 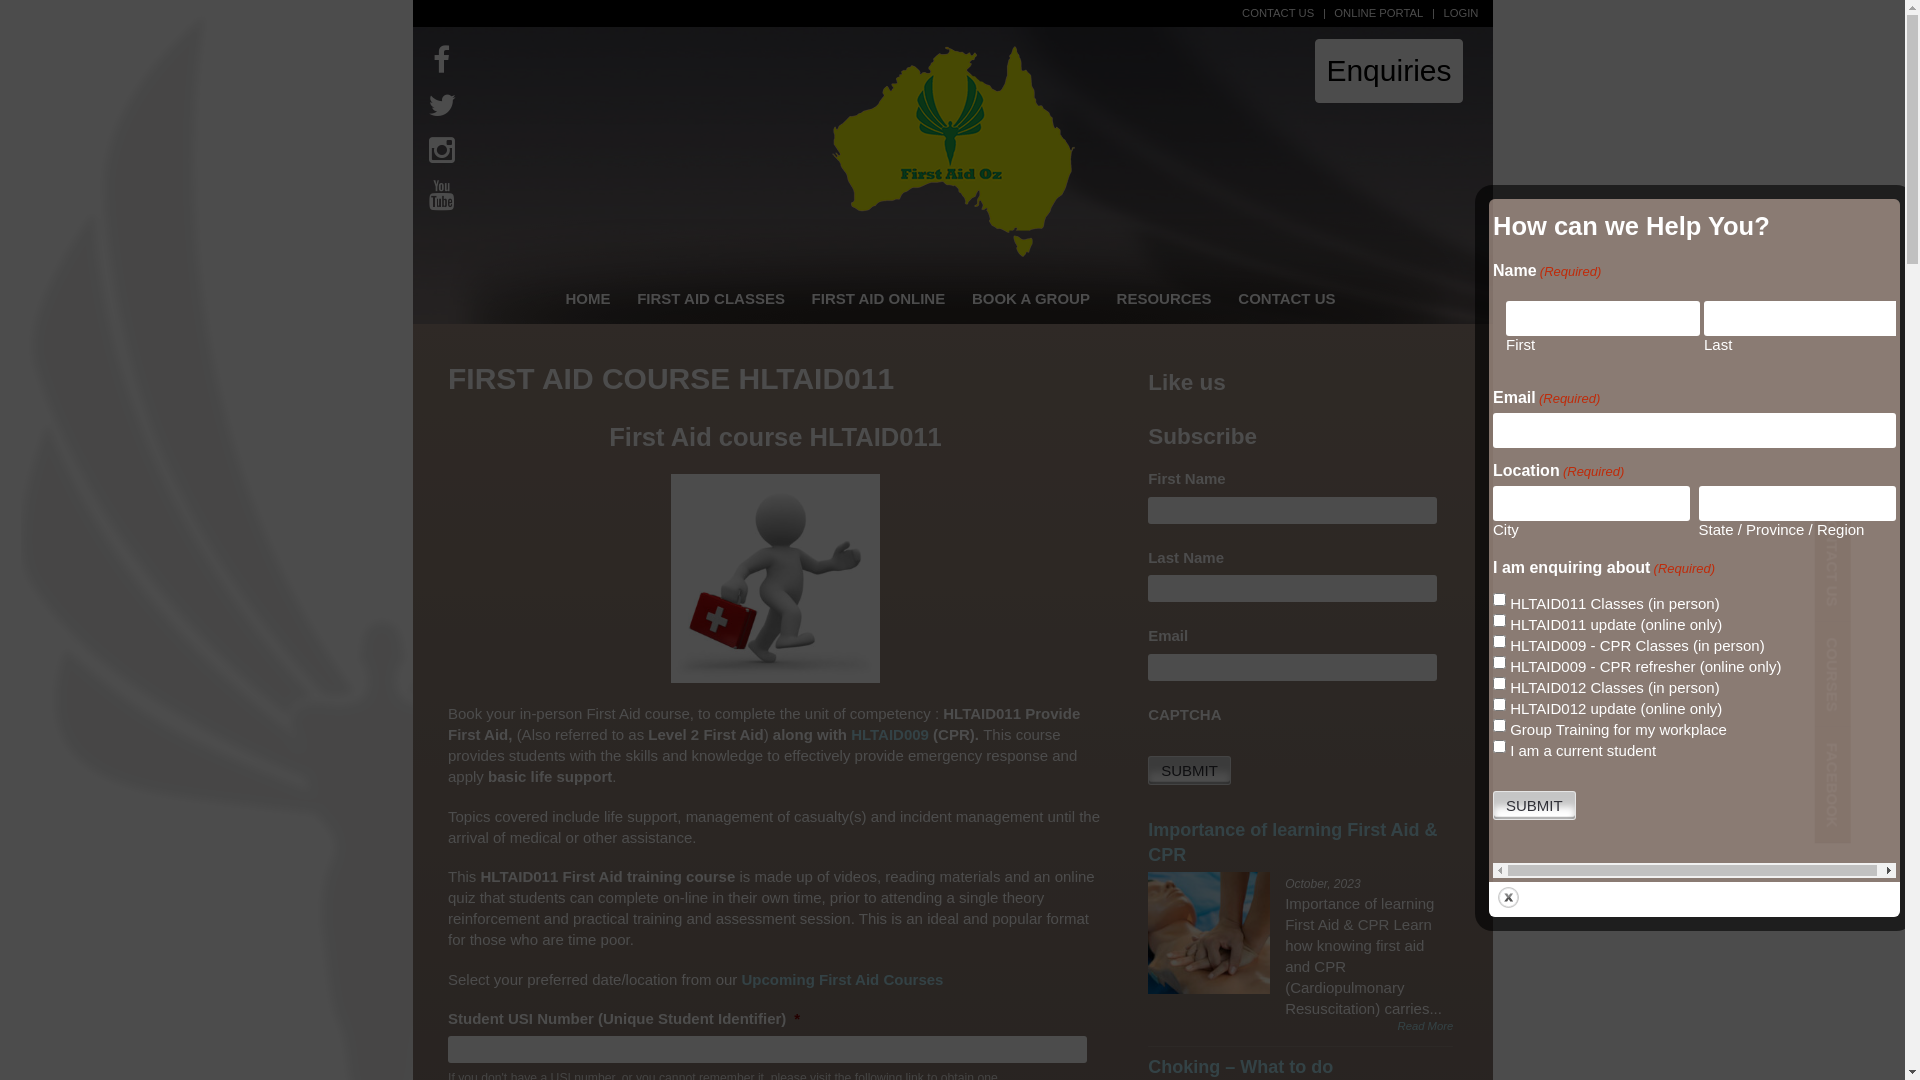 What do you see at coordinates (1533, 804) in the screenshot?
I see `'Submit'` at bounding box center [1533, 804].